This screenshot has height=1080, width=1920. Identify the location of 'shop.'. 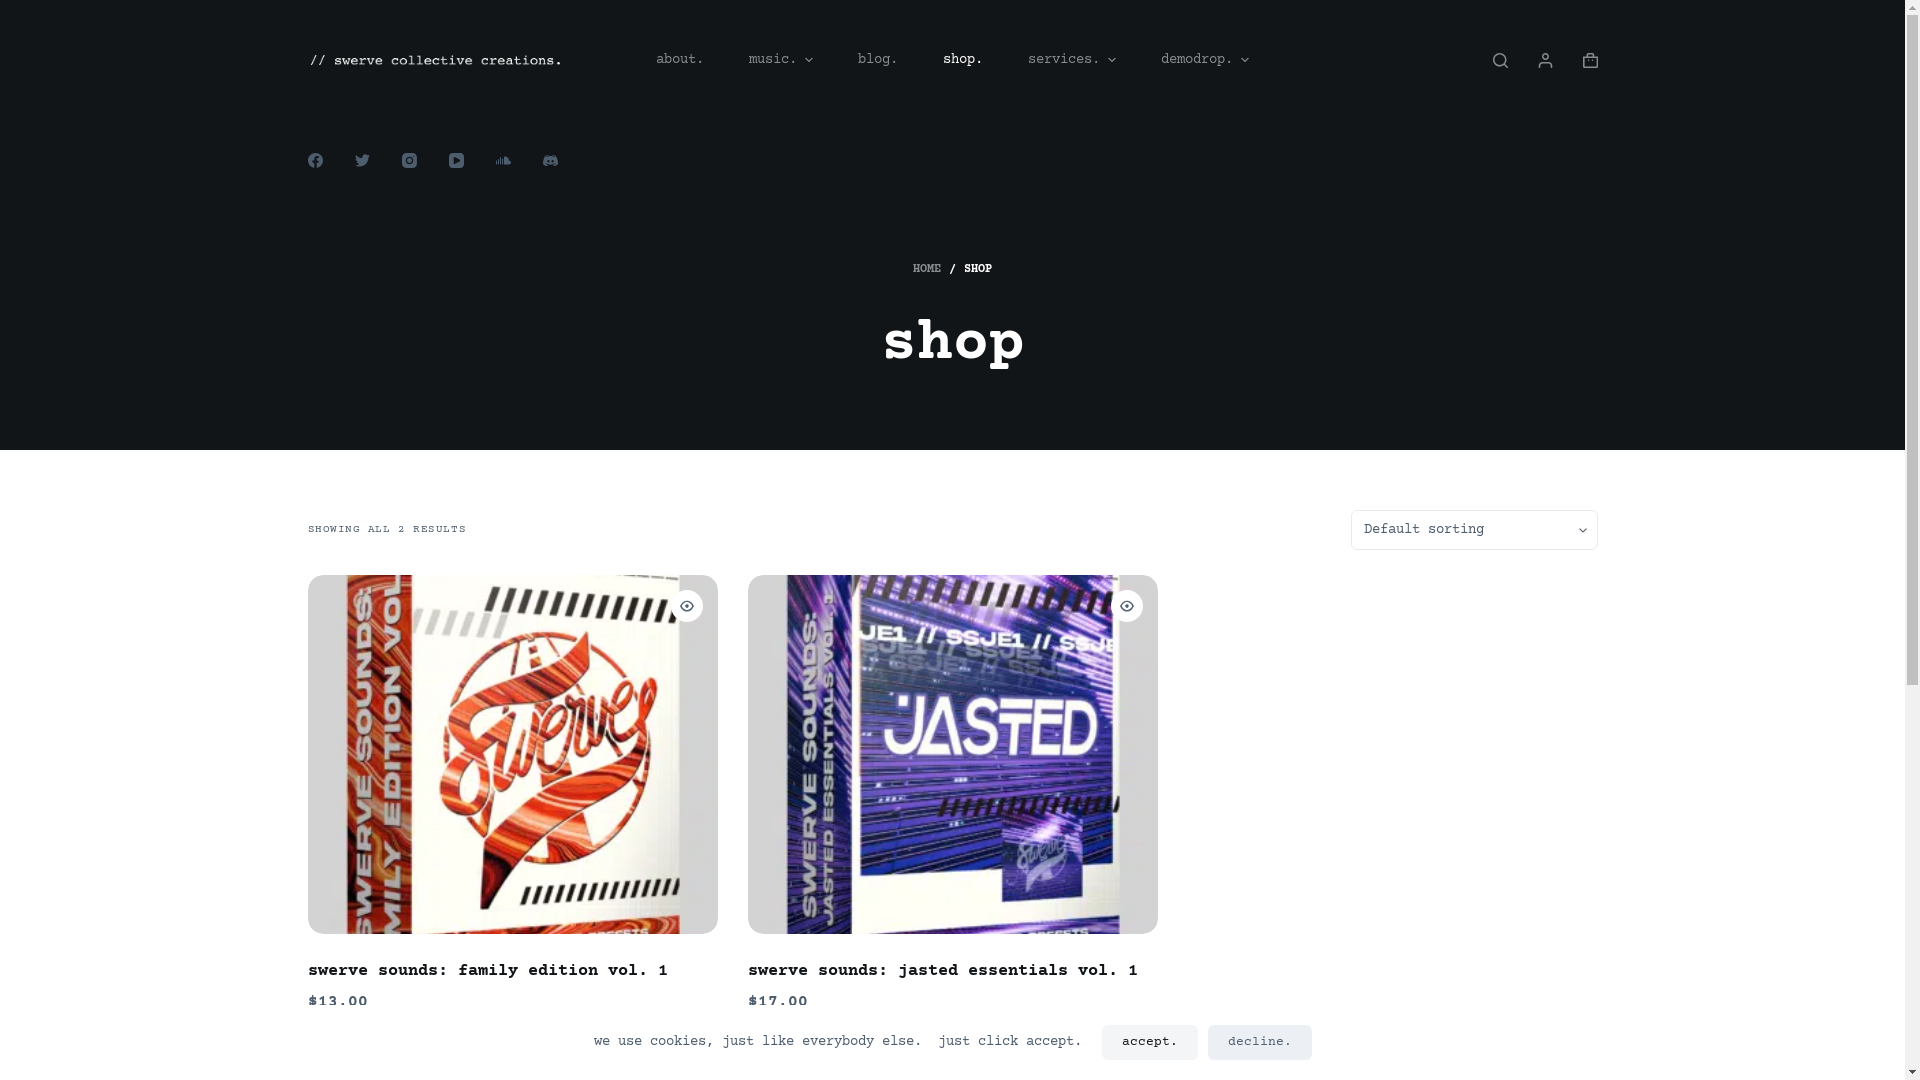
(963, 59).